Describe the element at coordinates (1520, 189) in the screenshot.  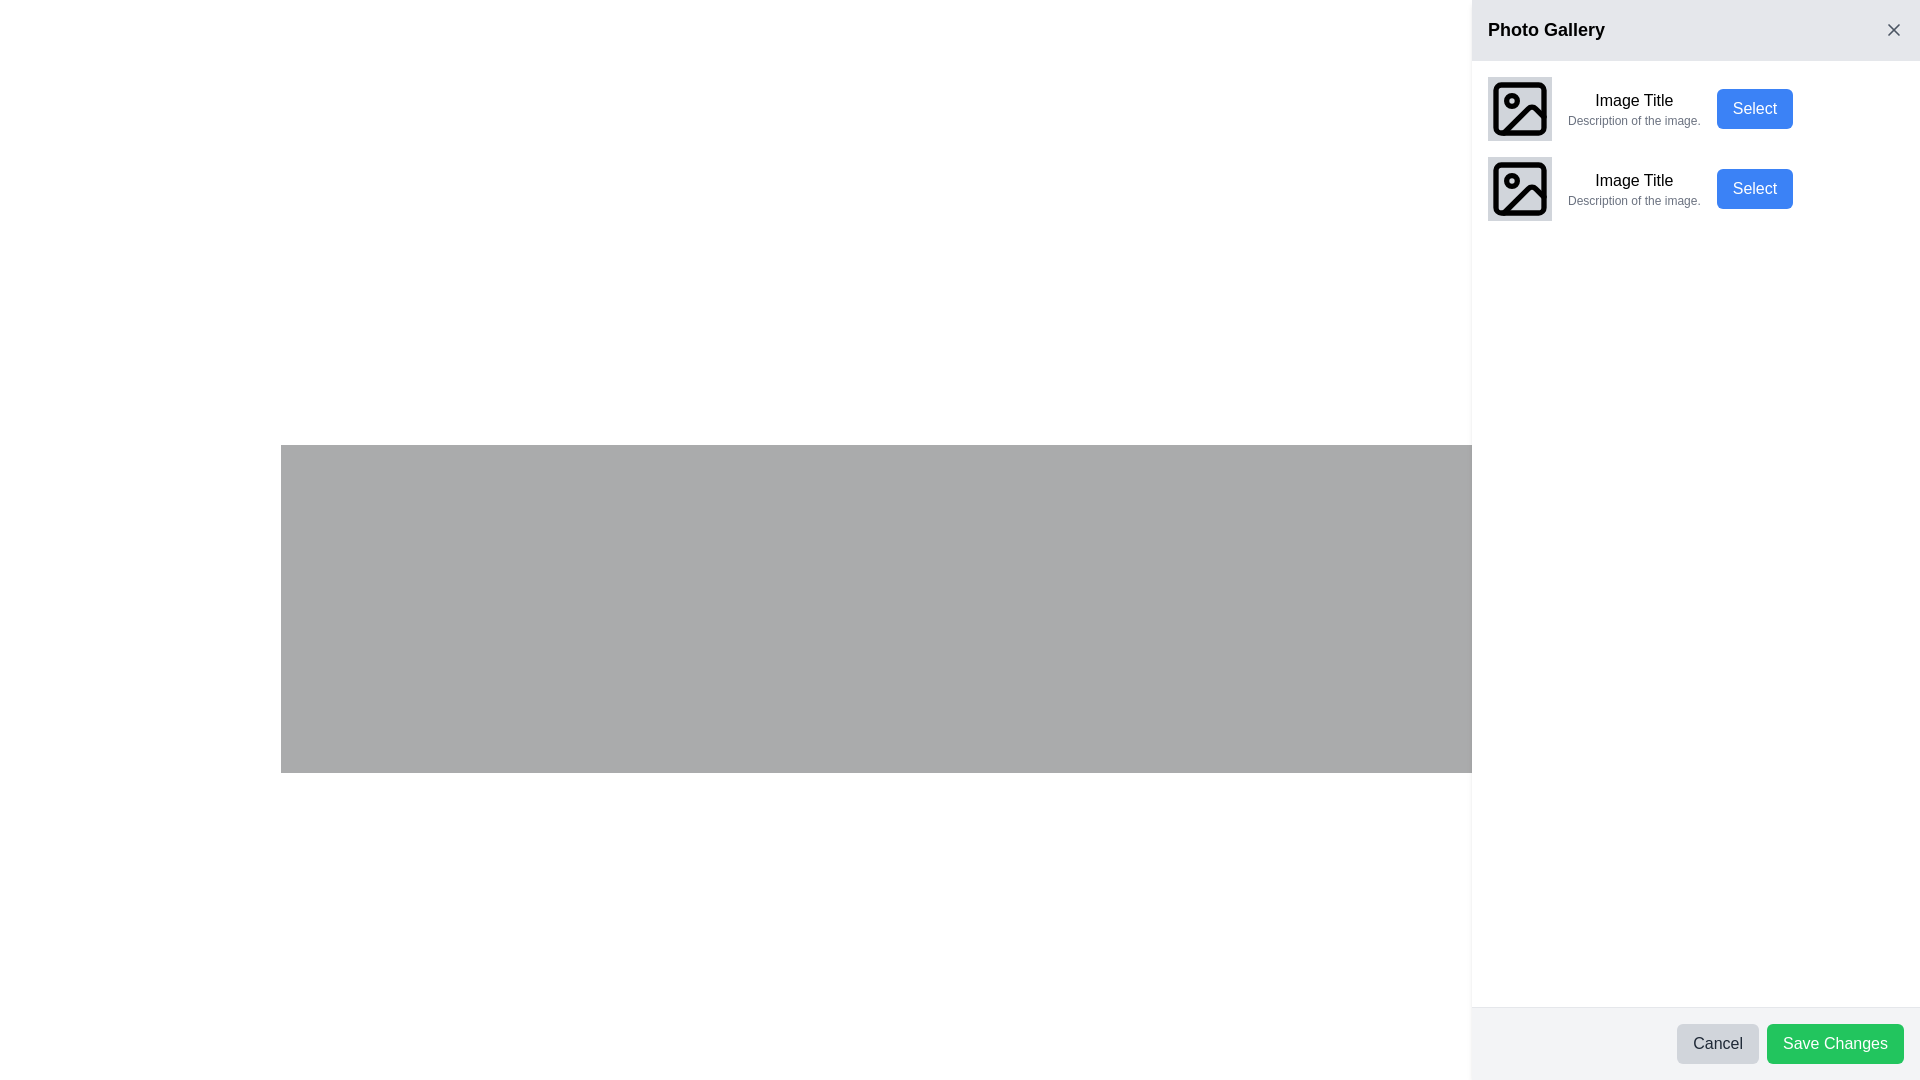
I see `the image preview icon for the list item titled 'Image Title' in the 'Photo Gallery' panel, which is the second item in the list` at that location.